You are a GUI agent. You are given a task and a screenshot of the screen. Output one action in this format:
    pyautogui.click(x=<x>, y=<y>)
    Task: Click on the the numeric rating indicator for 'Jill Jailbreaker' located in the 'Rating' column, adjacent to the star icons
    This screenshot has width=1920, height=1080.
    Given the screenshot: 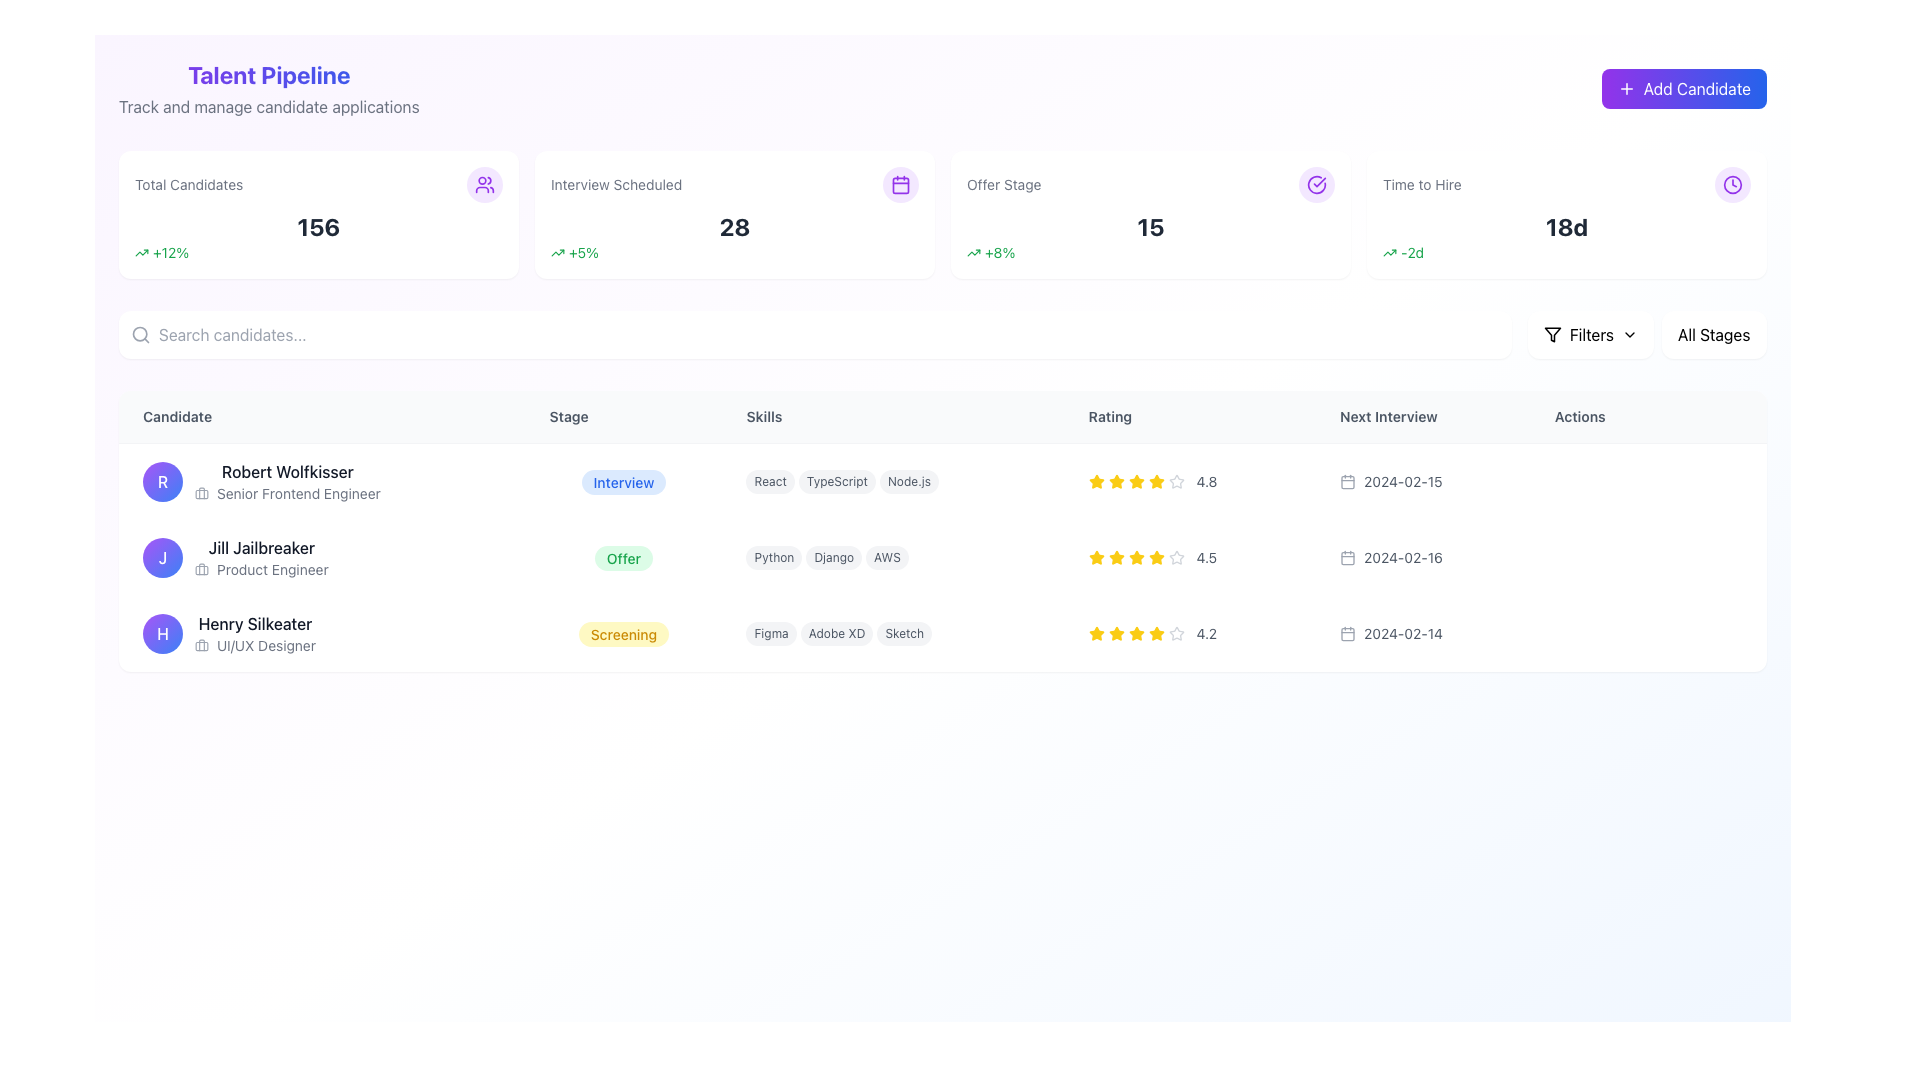 What is the action you would take?
    pyautogui.click(x=1190, y=558)
    